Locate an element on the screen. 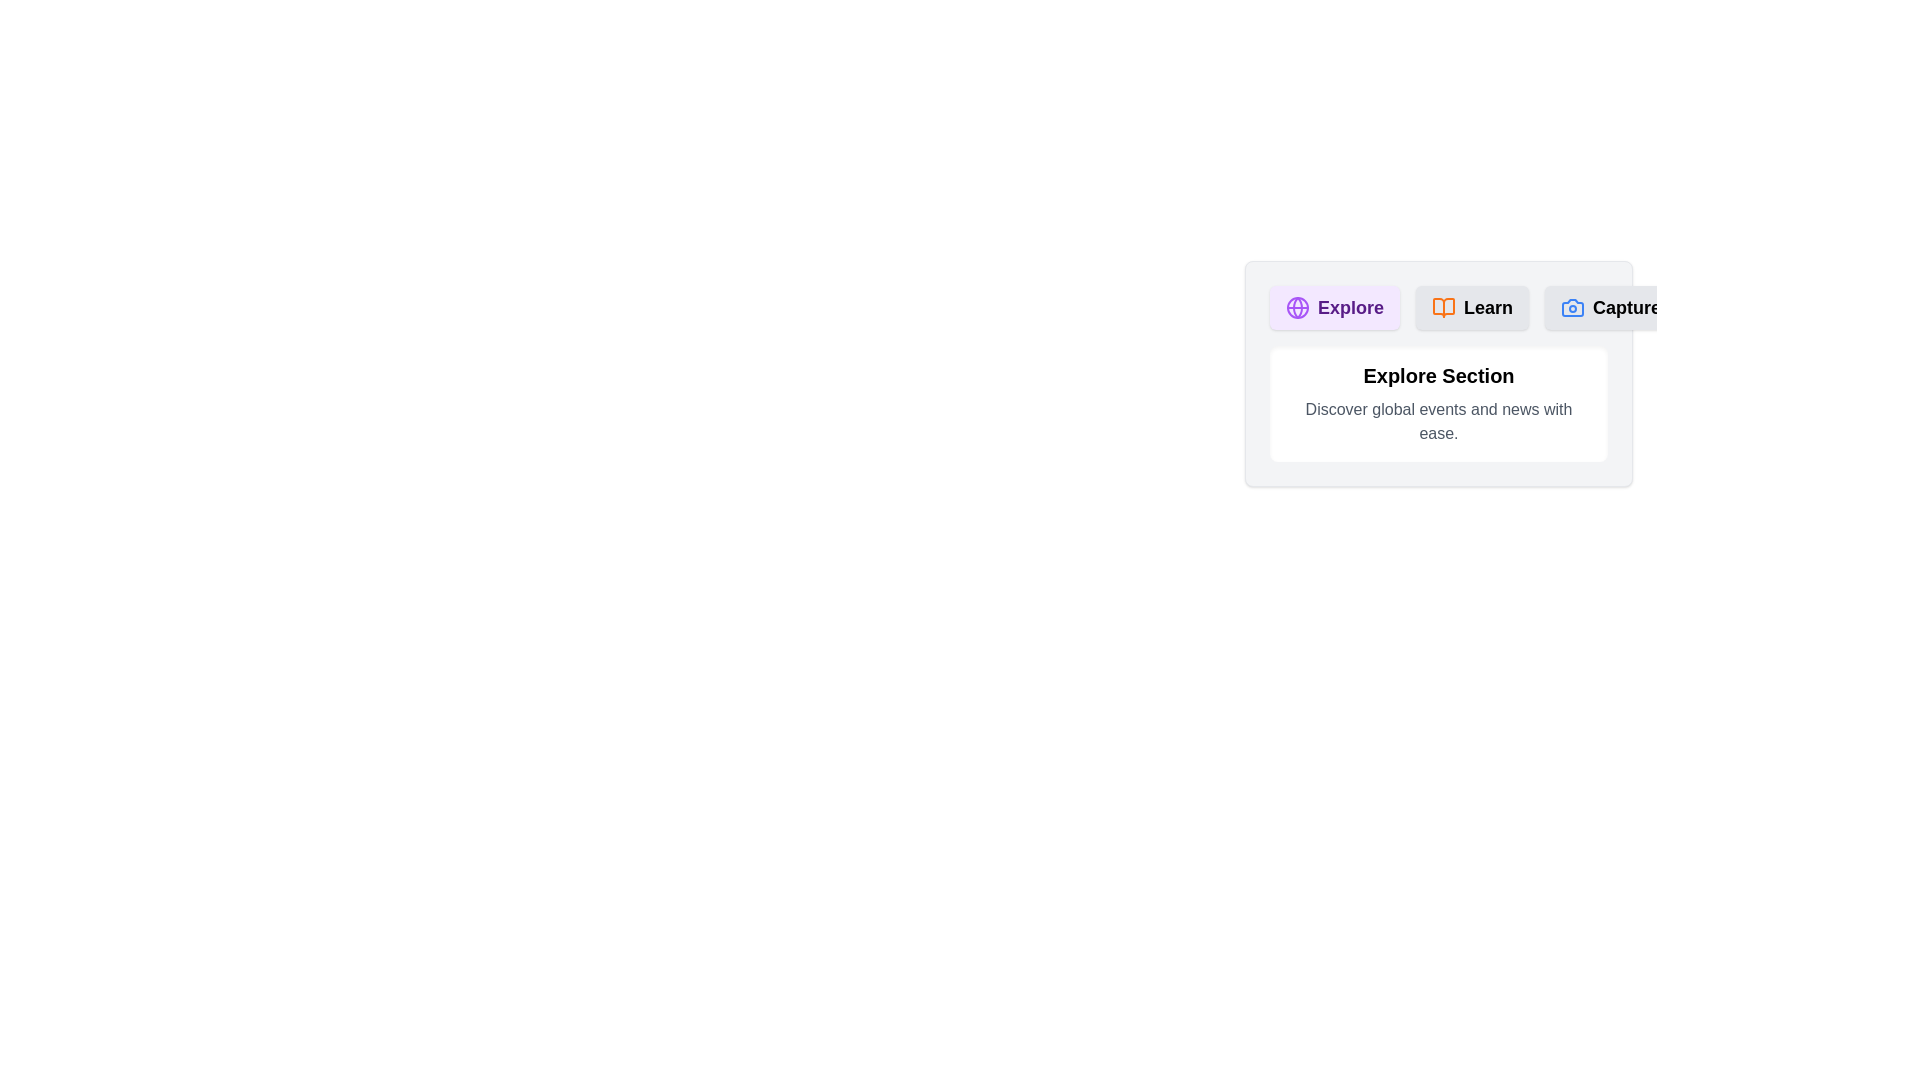 This screenshot has width=1920, height=1080. the Capture tab to view its content is located at coordinates (1611, 308).